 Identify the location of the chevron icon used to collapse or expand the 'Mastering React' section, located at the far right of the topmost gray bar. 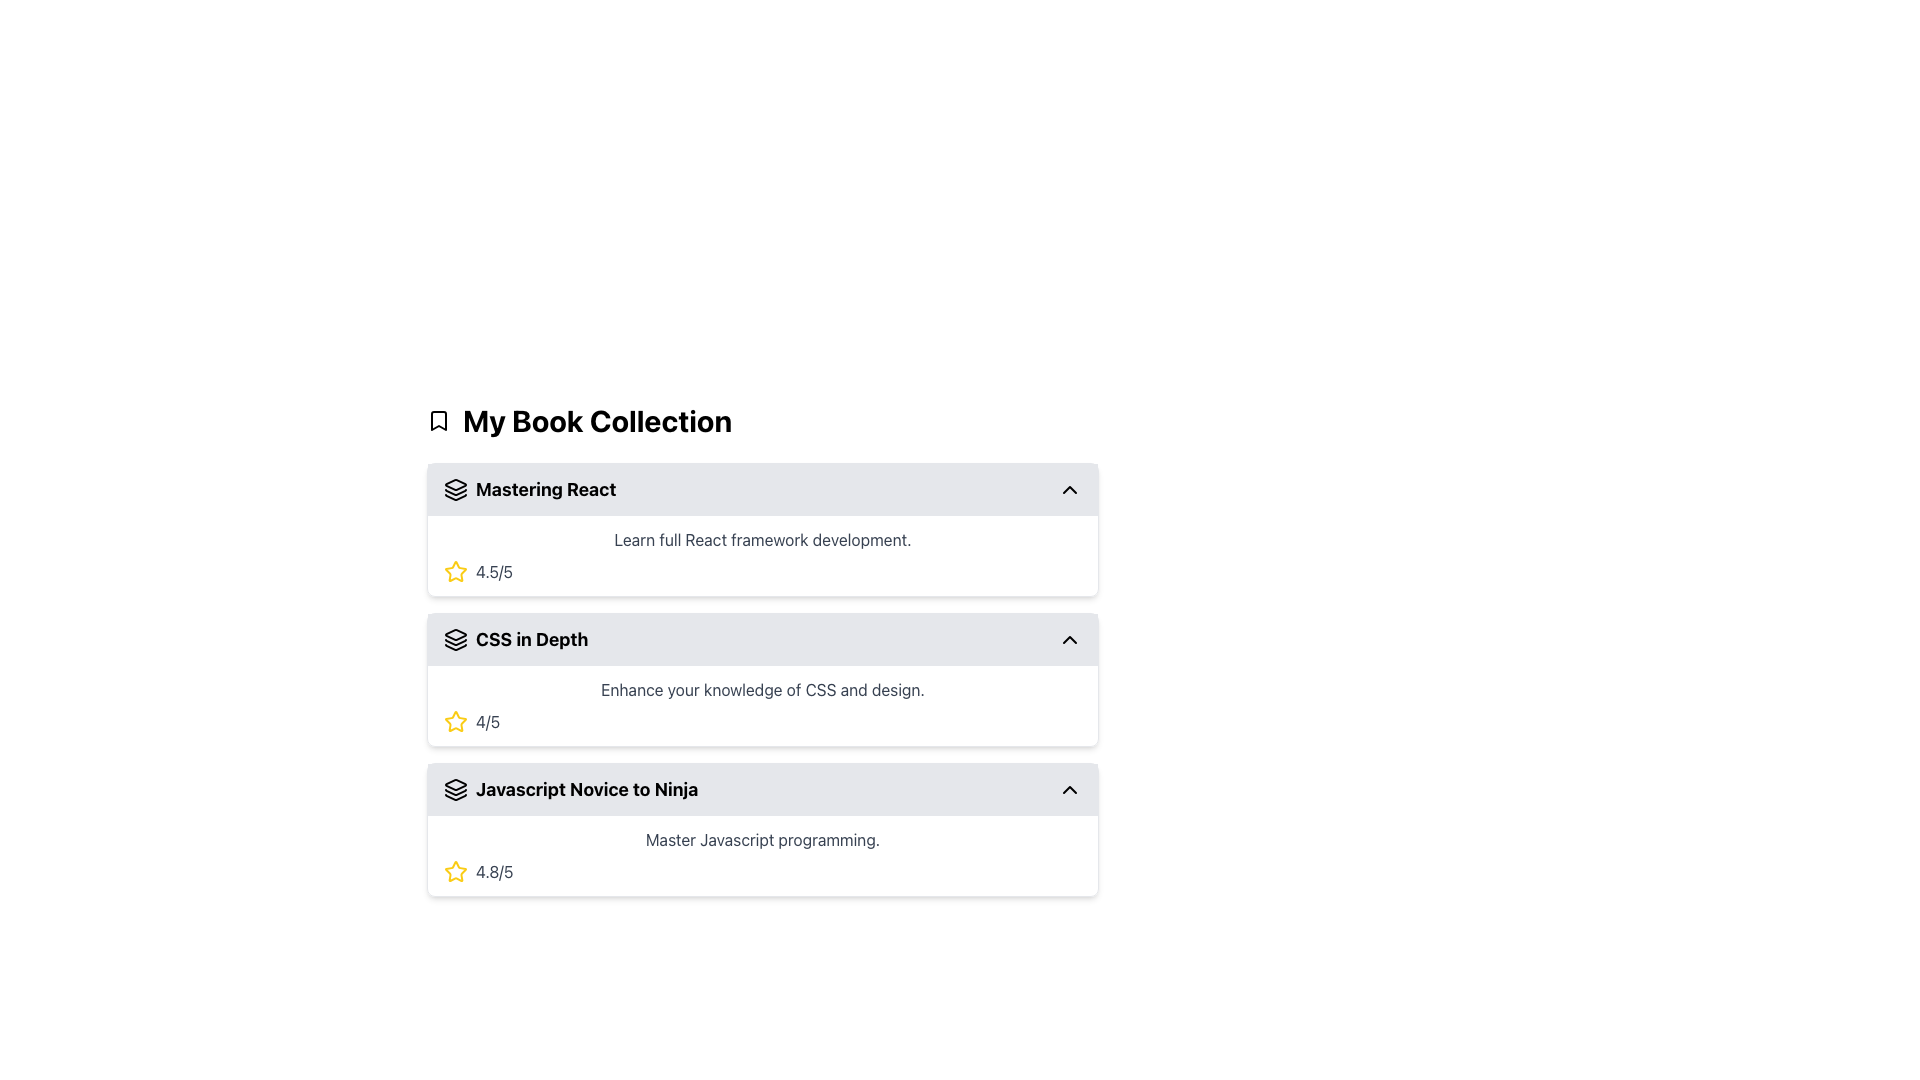
(1069, 489).